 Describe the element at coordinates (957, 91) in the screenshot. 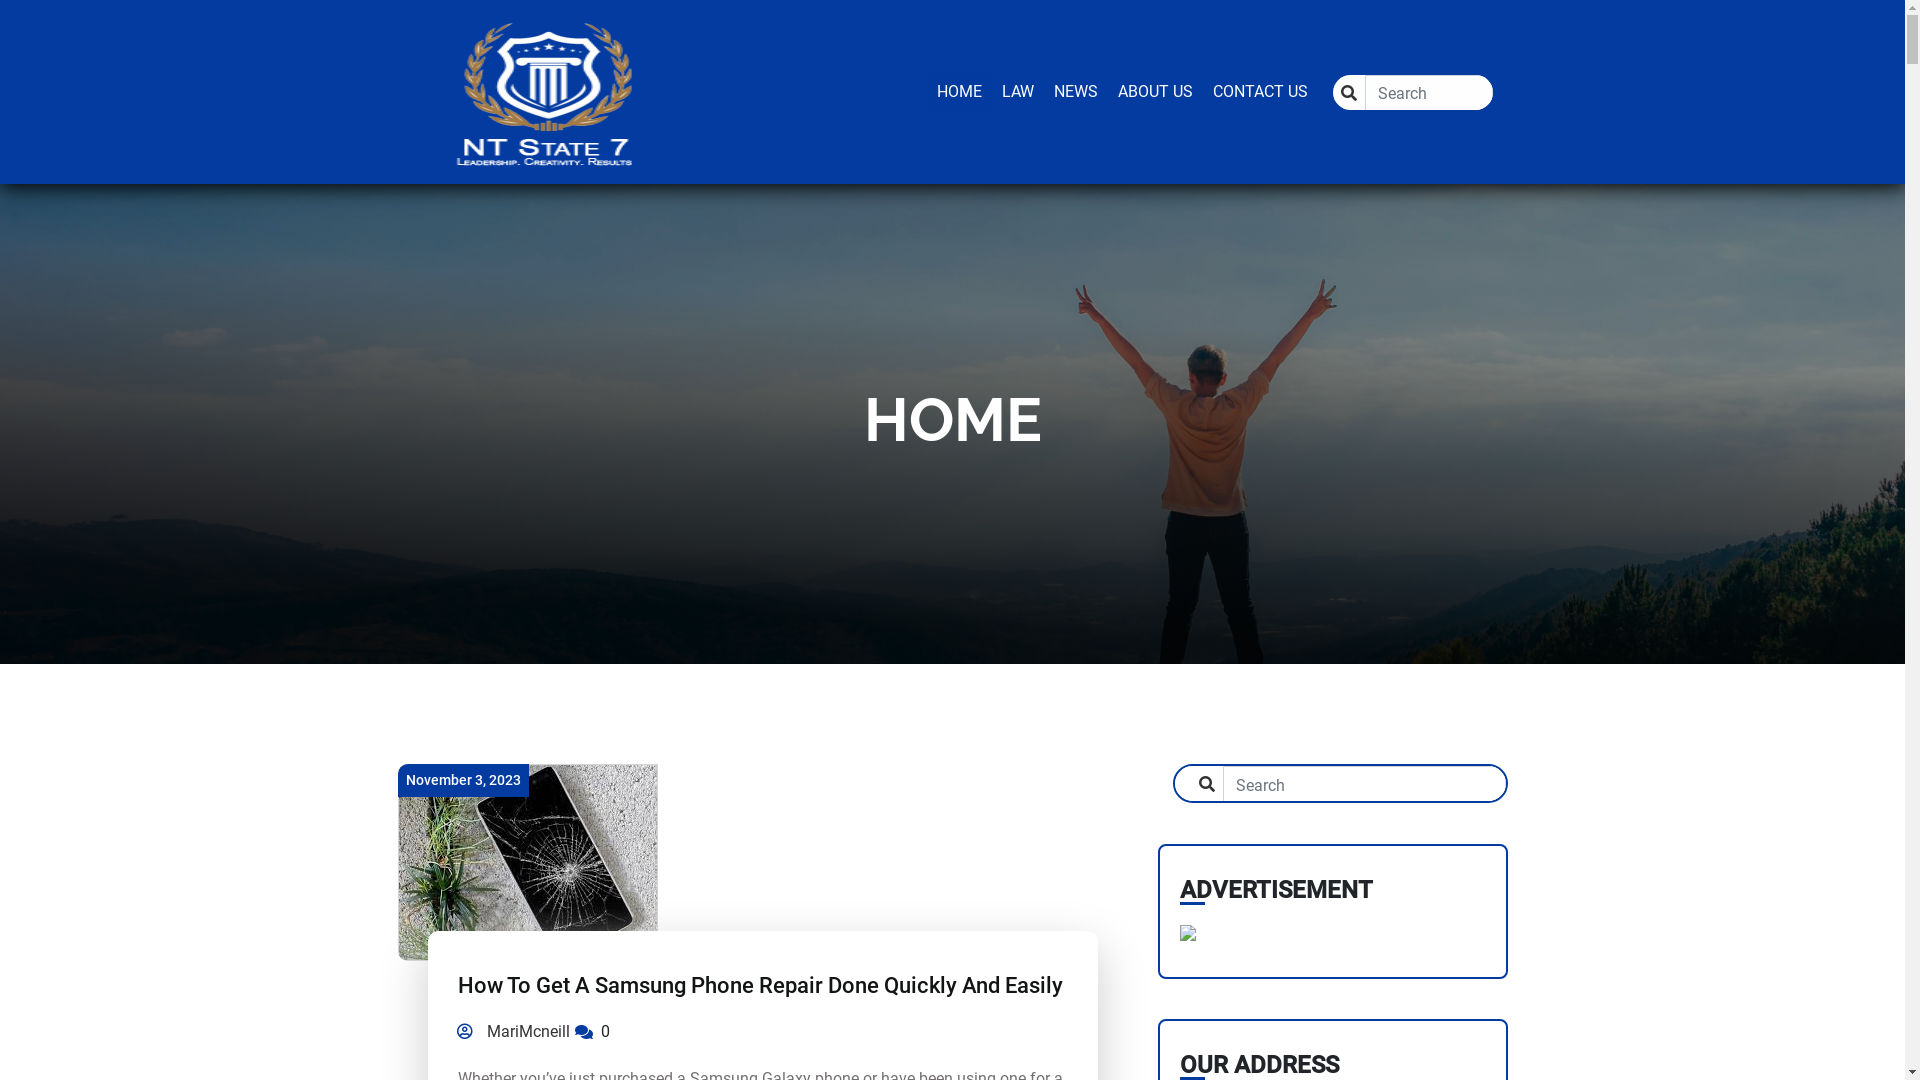

I see `'HOME'` at that location.